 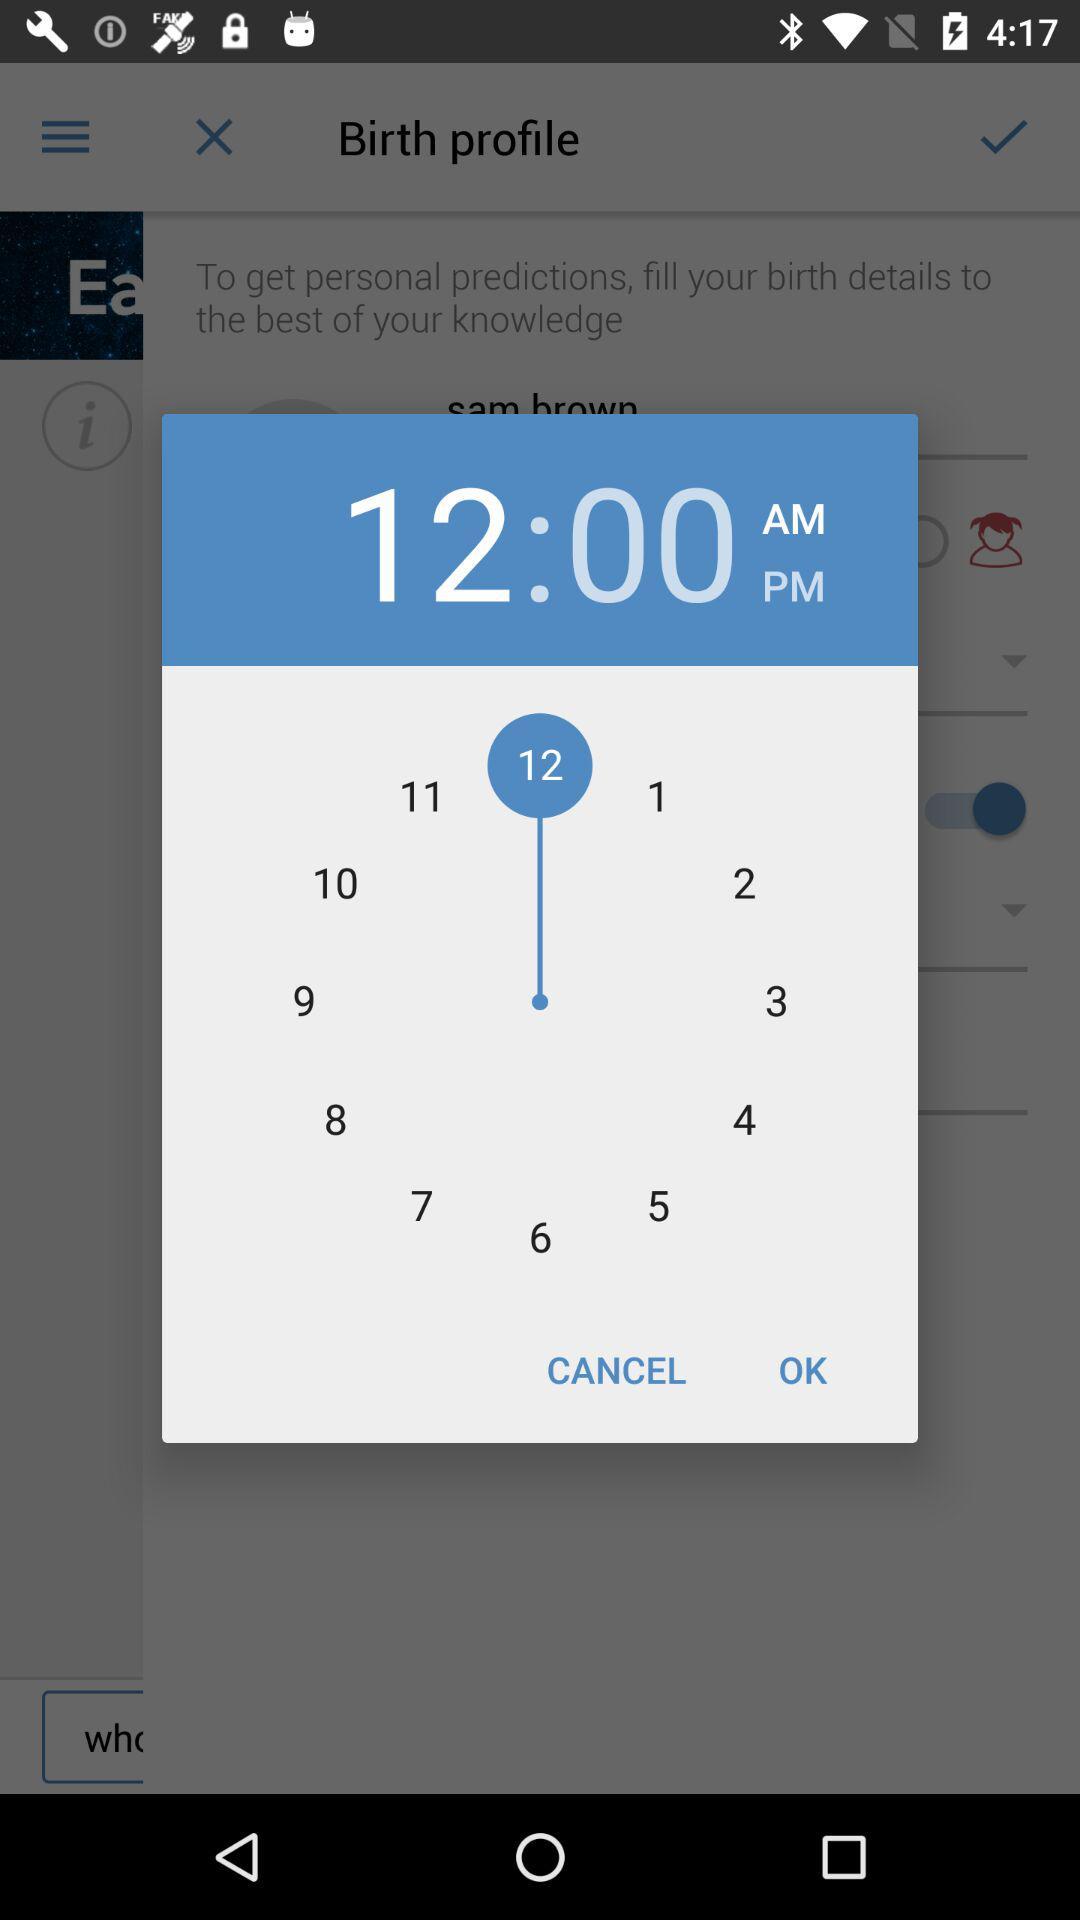 I want to click on item to the right of 00, so click(x=793, y=512).